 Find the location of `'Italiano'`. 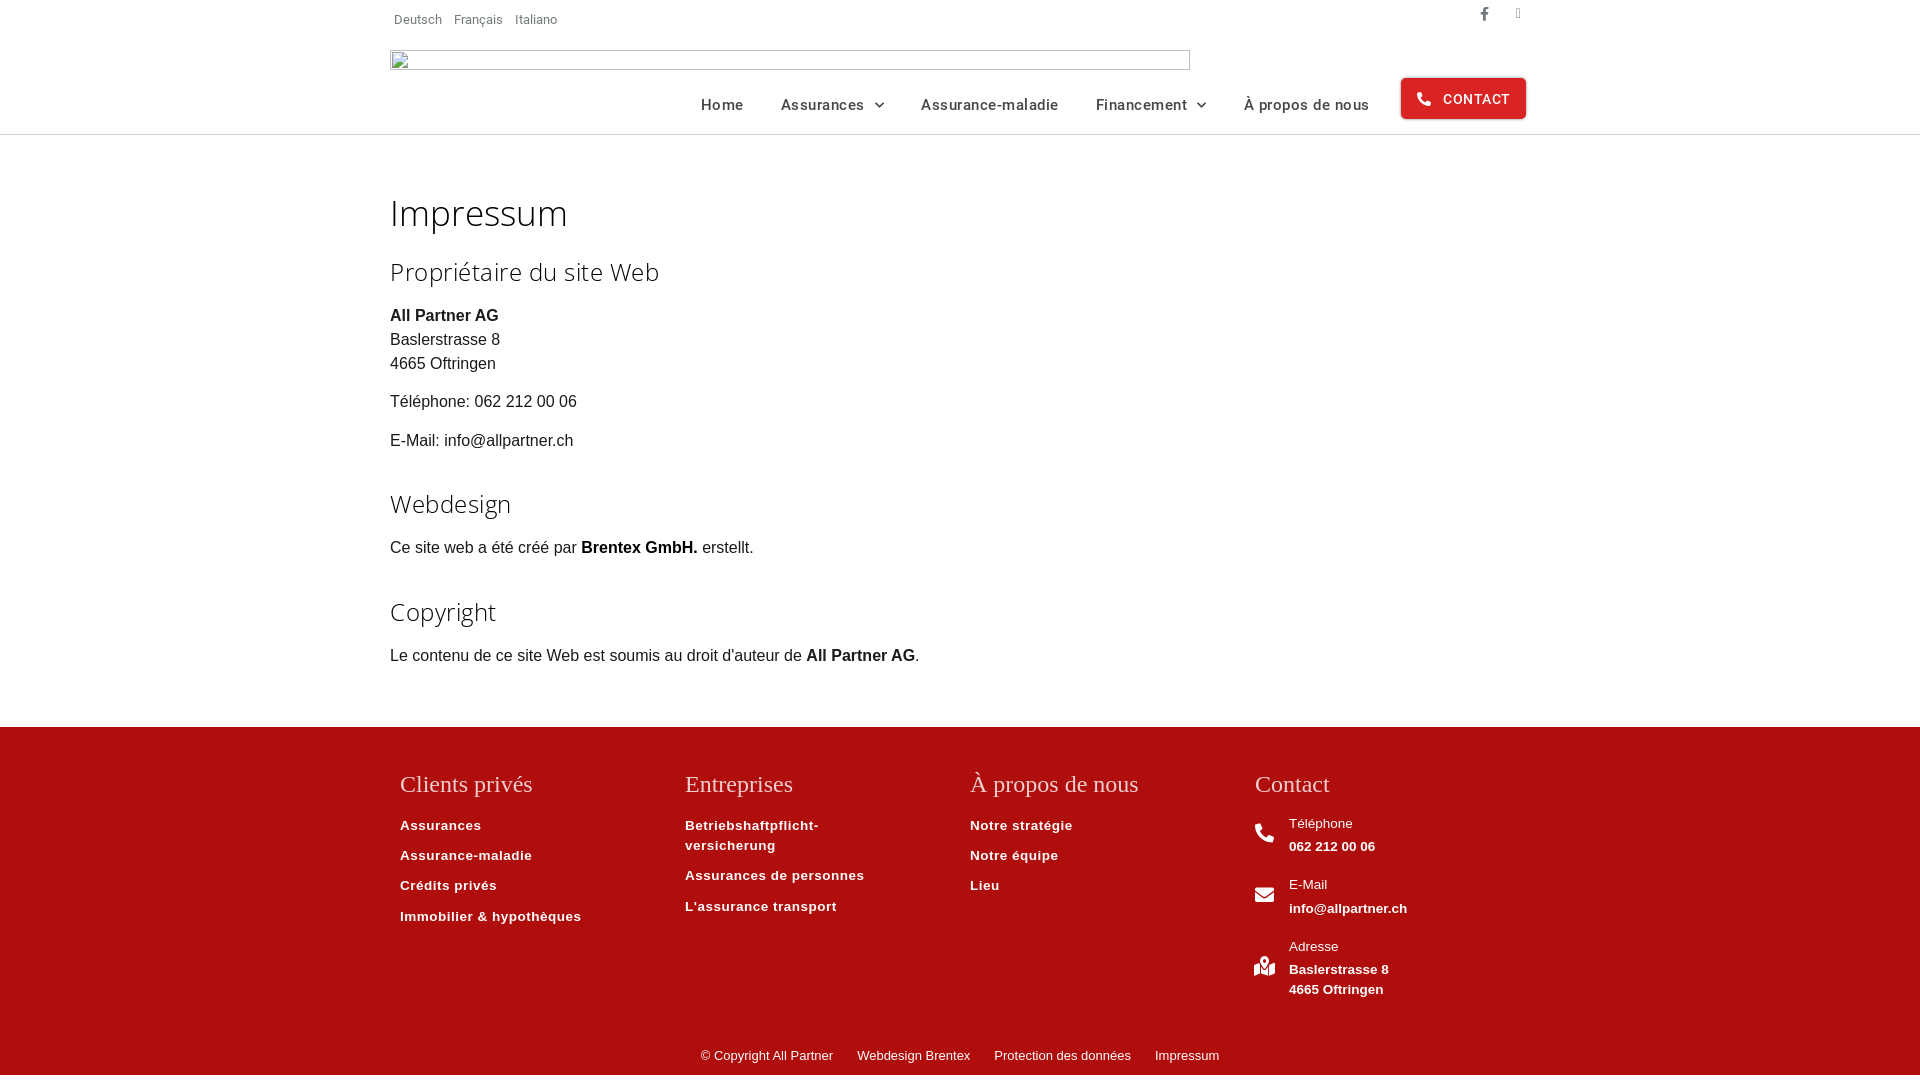

'Italiano' is located at coordinates (536, 19).